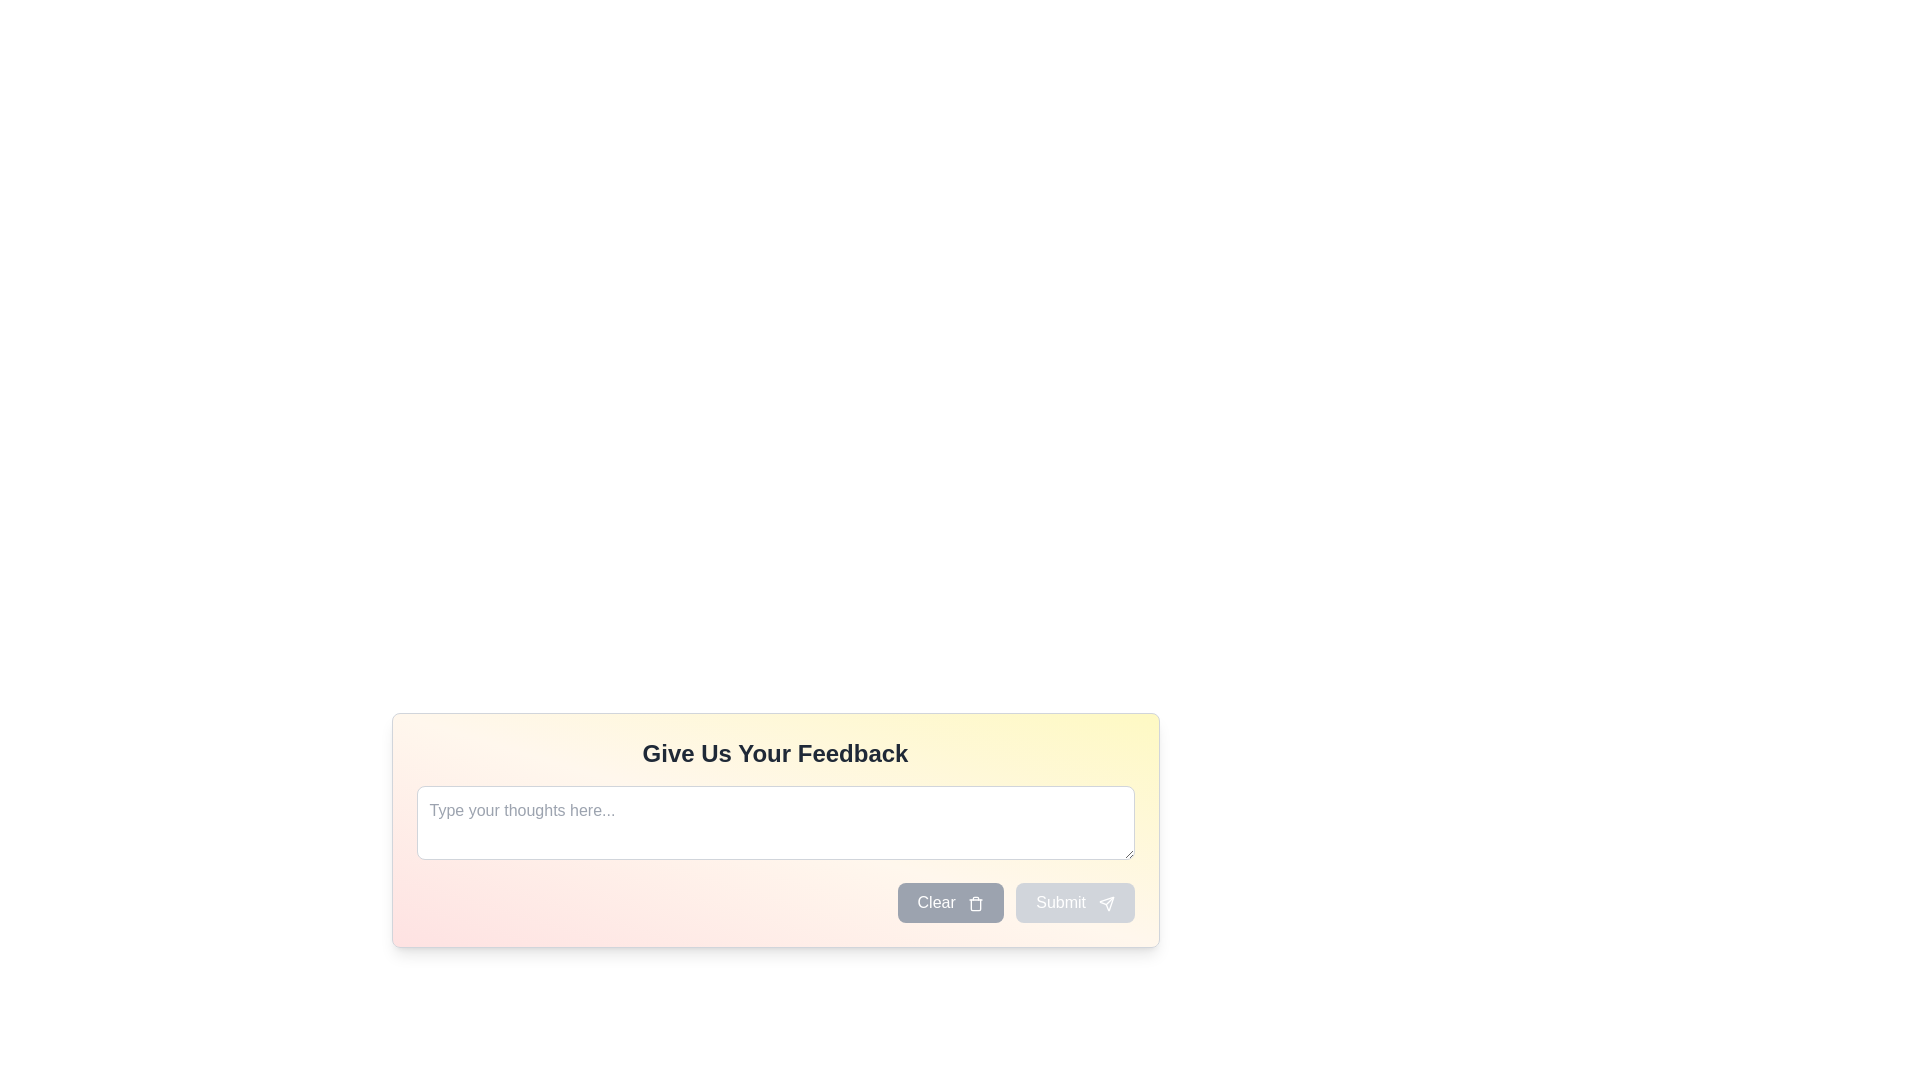 The image size is (1920, 1080). Describe the element at coordinates (976, 903) in the screenshot. I see `the trash can icon located to the right of the 'Clear' button in the bottom left section of the feedback form interface` at that location.